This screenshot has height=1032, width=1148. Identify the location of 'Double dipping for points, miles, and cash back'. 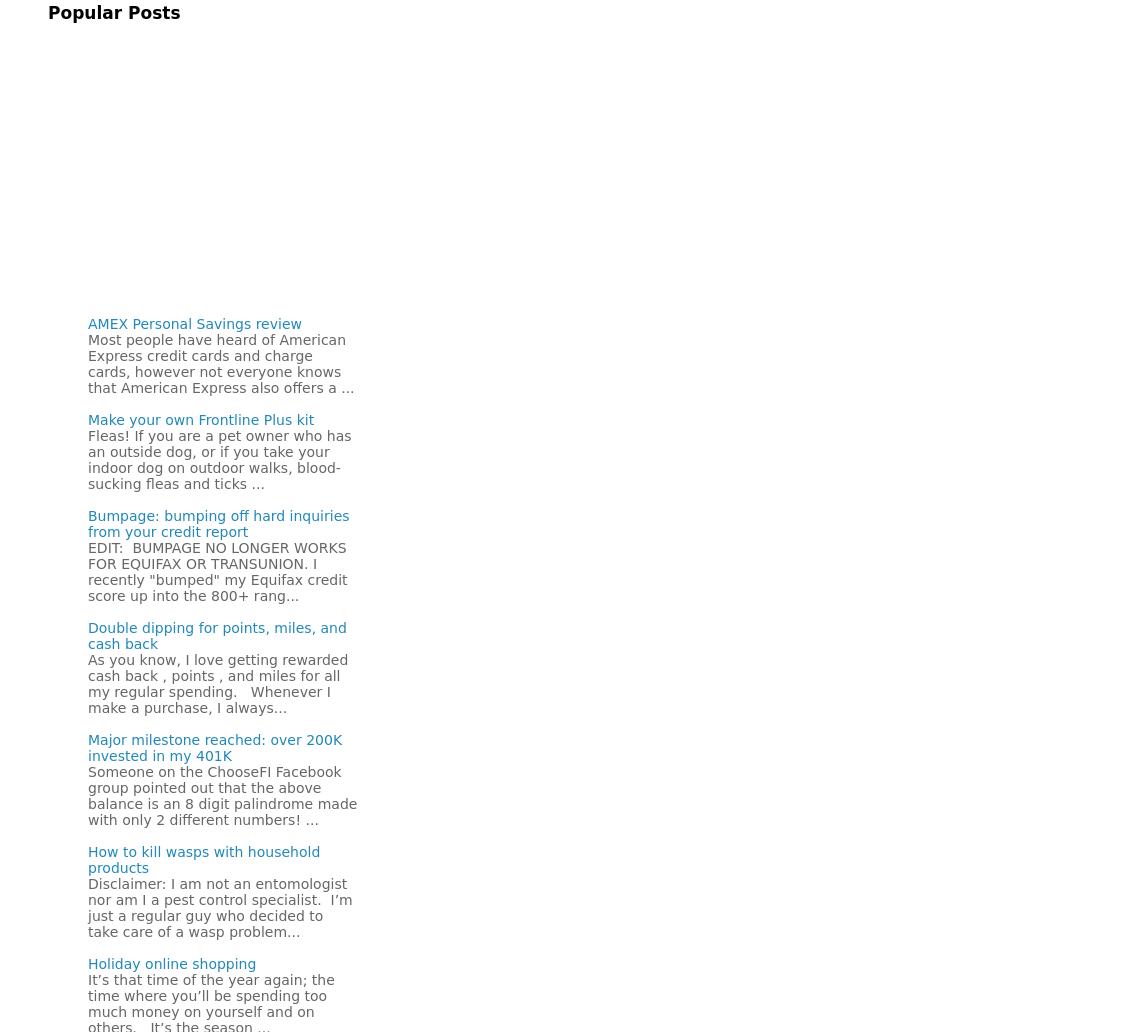
(88, 636).